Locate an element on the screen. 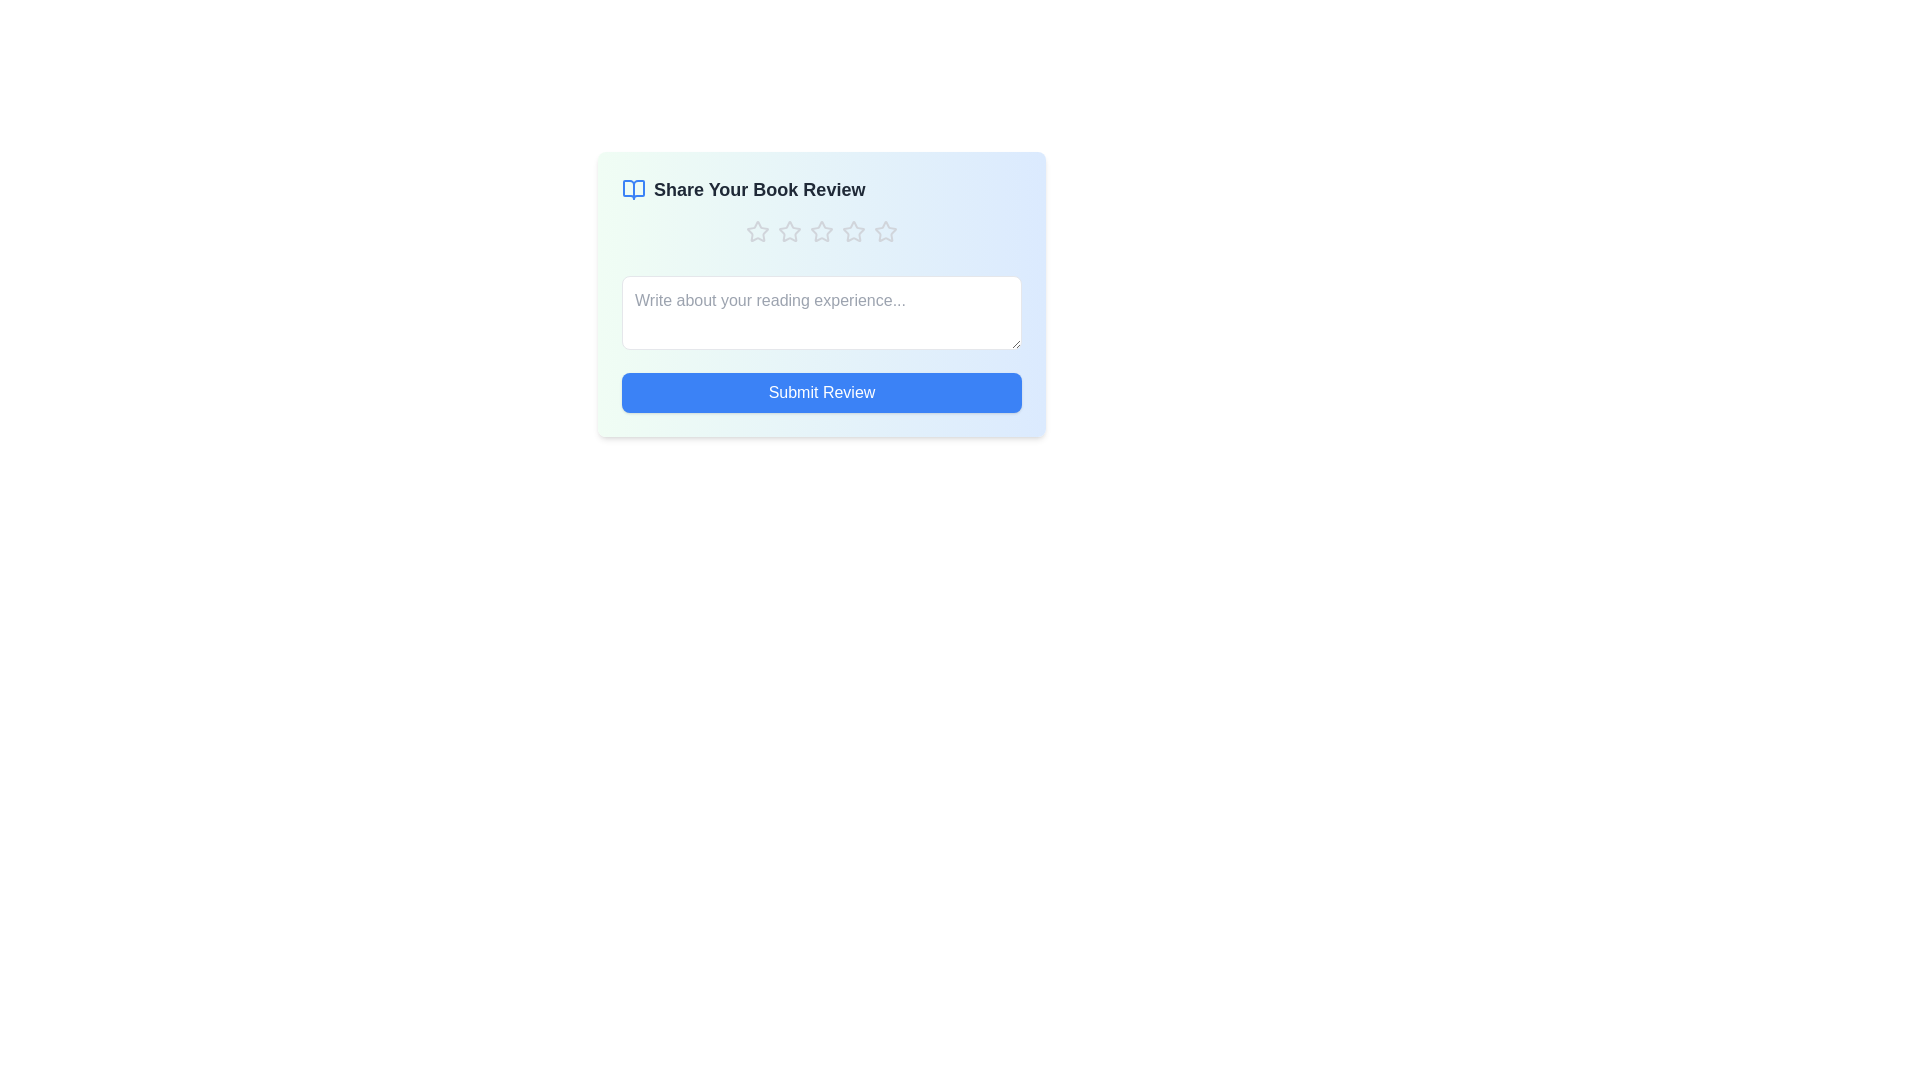 The width and height of the screenshot is (1920, 1080). the book rating to 3 stars by clicking on the corresponding star is located at coordinates (821, 230).